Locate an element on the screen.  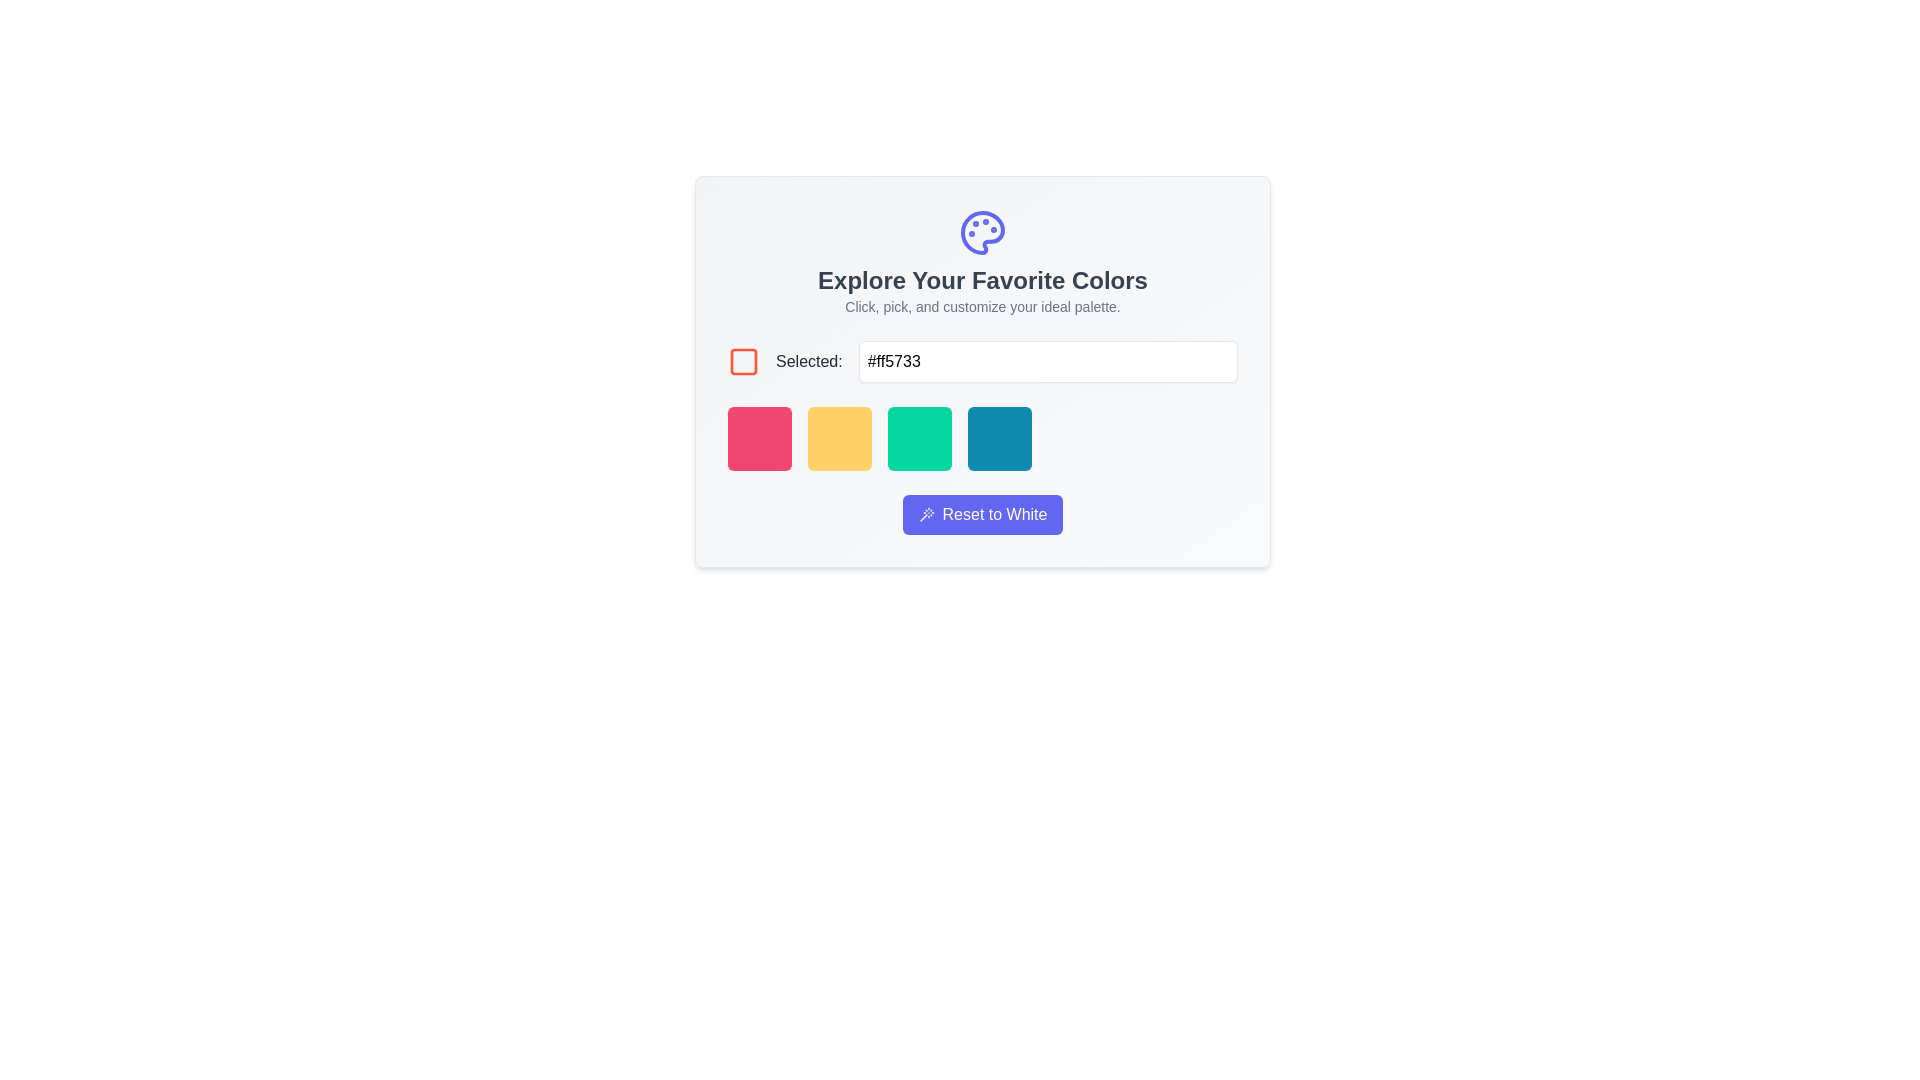
the blue box in the color selection palette located in the 'Explore Your Favorite Colors' section is located at coordinates (983, 438).